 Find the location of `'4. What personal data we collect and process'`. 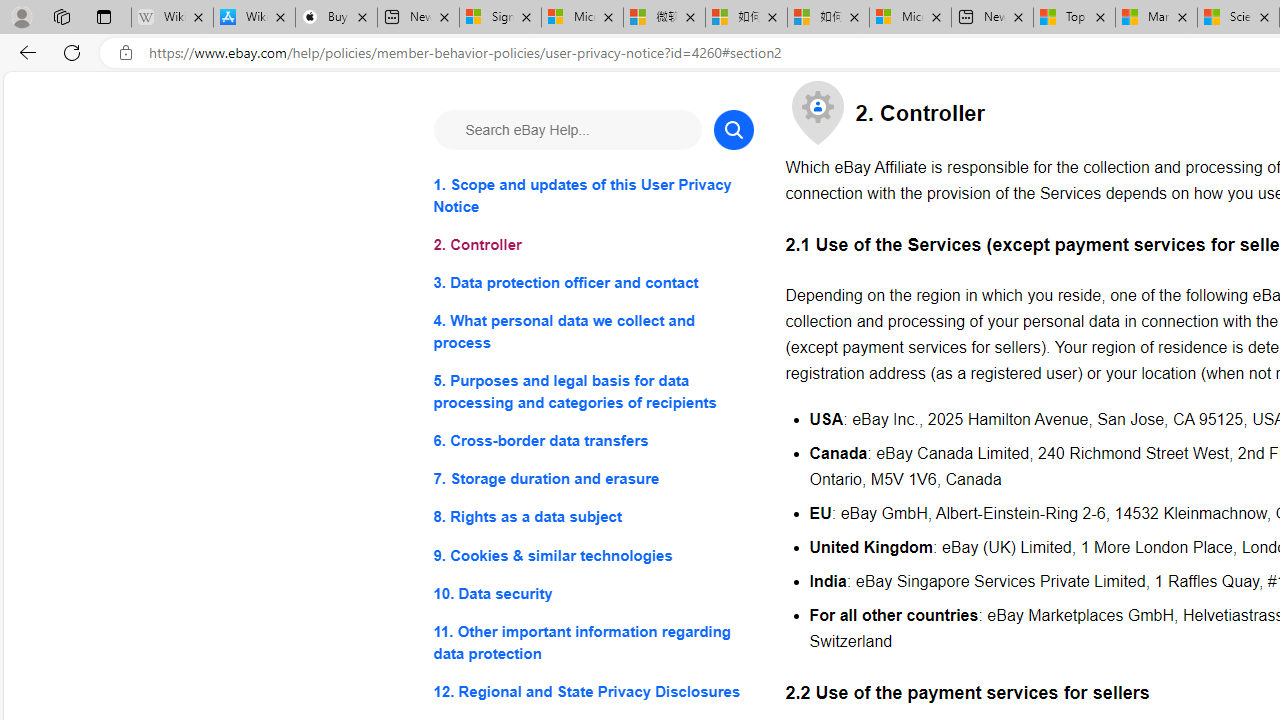

'4. What personal data we collect and process' is located at coordinates (592, 331).